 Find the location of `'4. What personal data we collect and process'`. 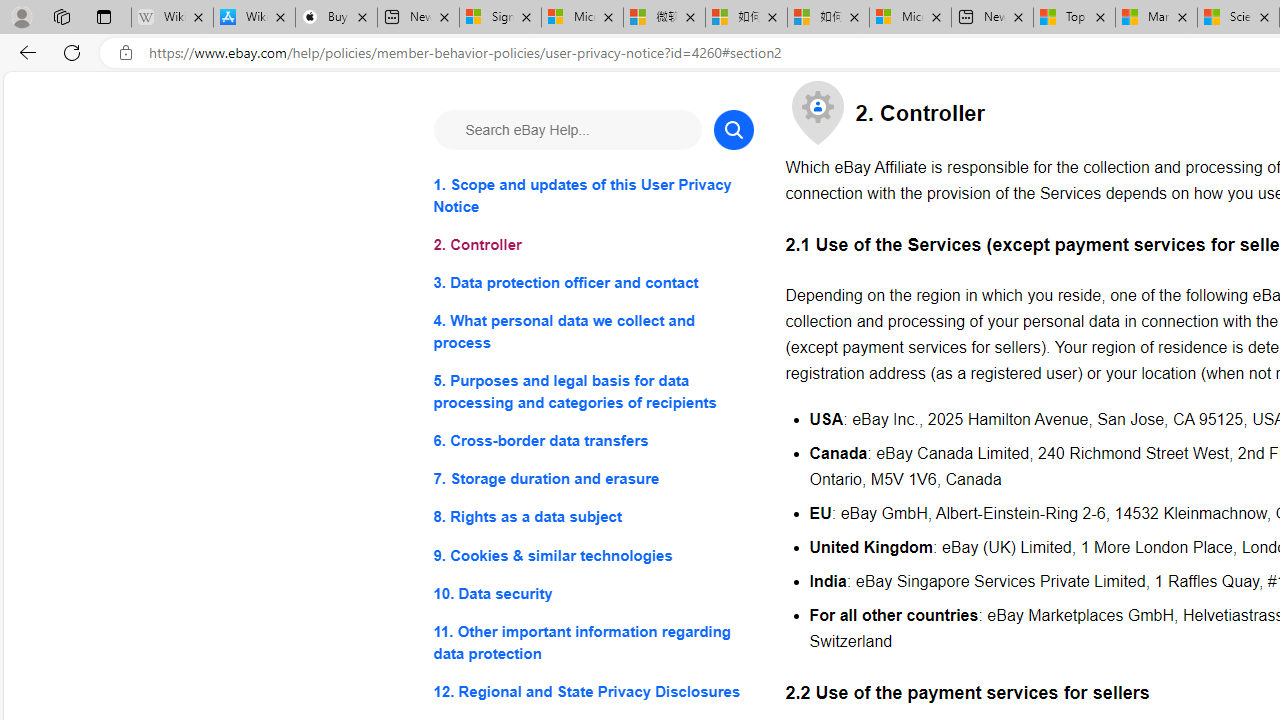

'4. What personal data we collect and process' is located at coordinates (592, 331).